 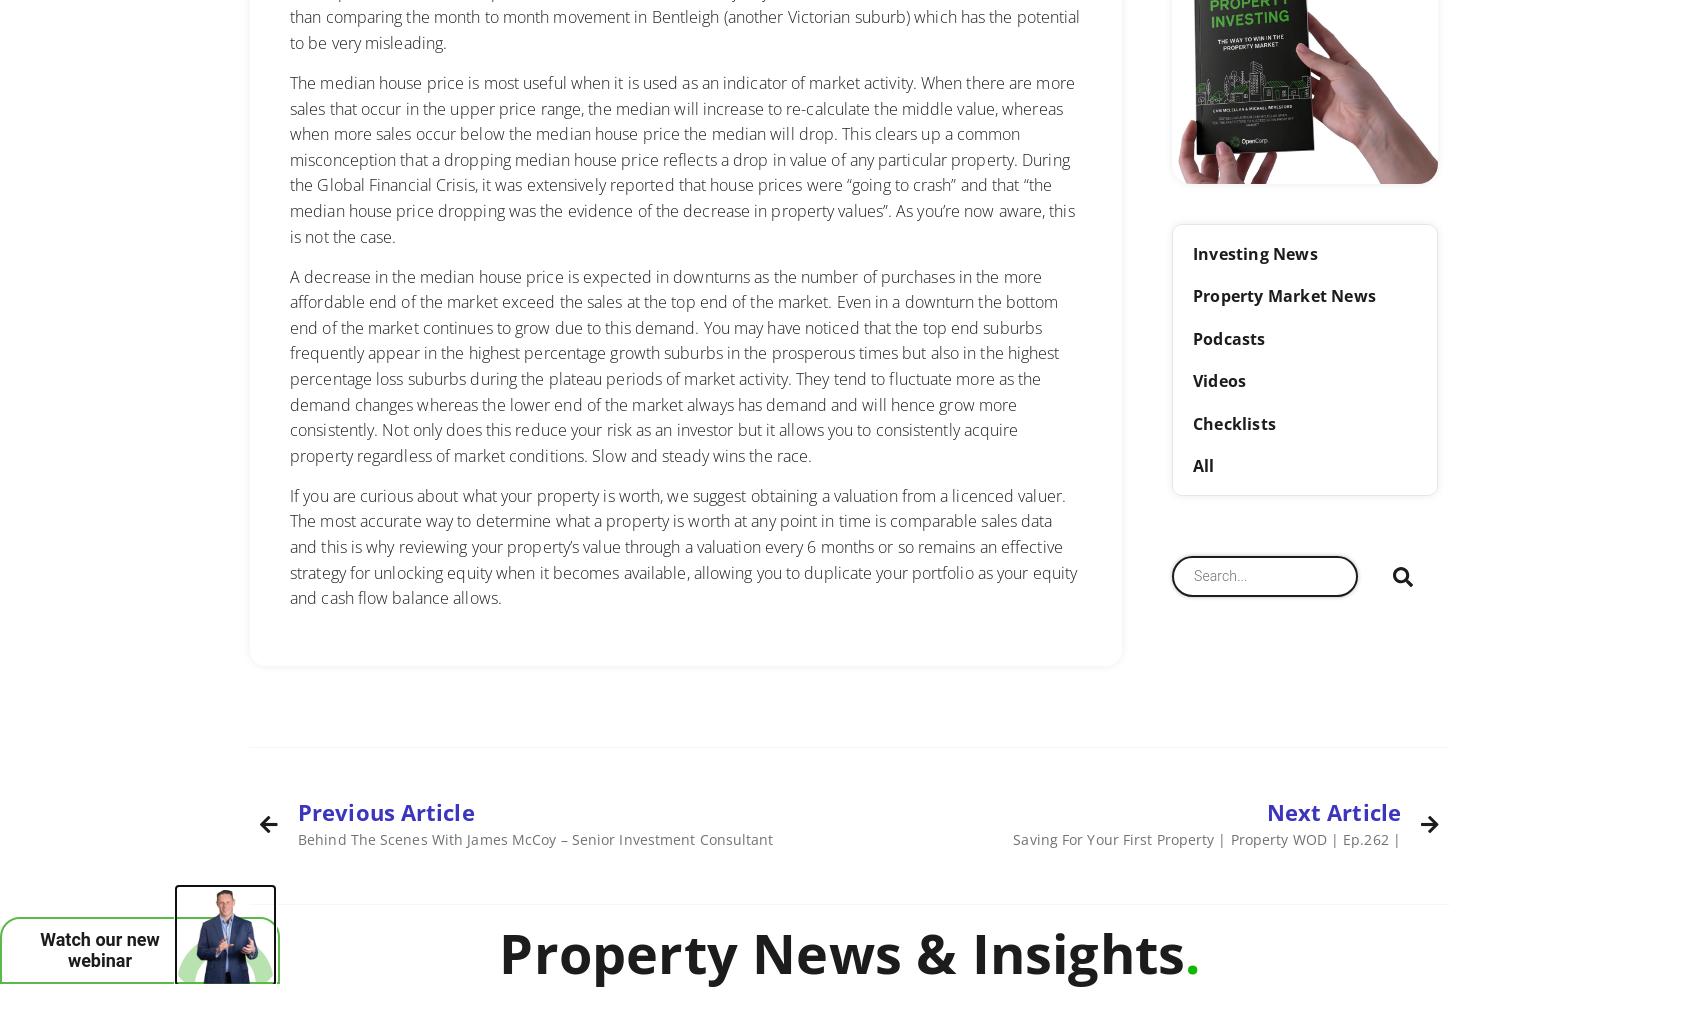 What do you see at coordinates (1202, 465) in the screenshot?
I see `'All'` at bounding box center [1202, 465].